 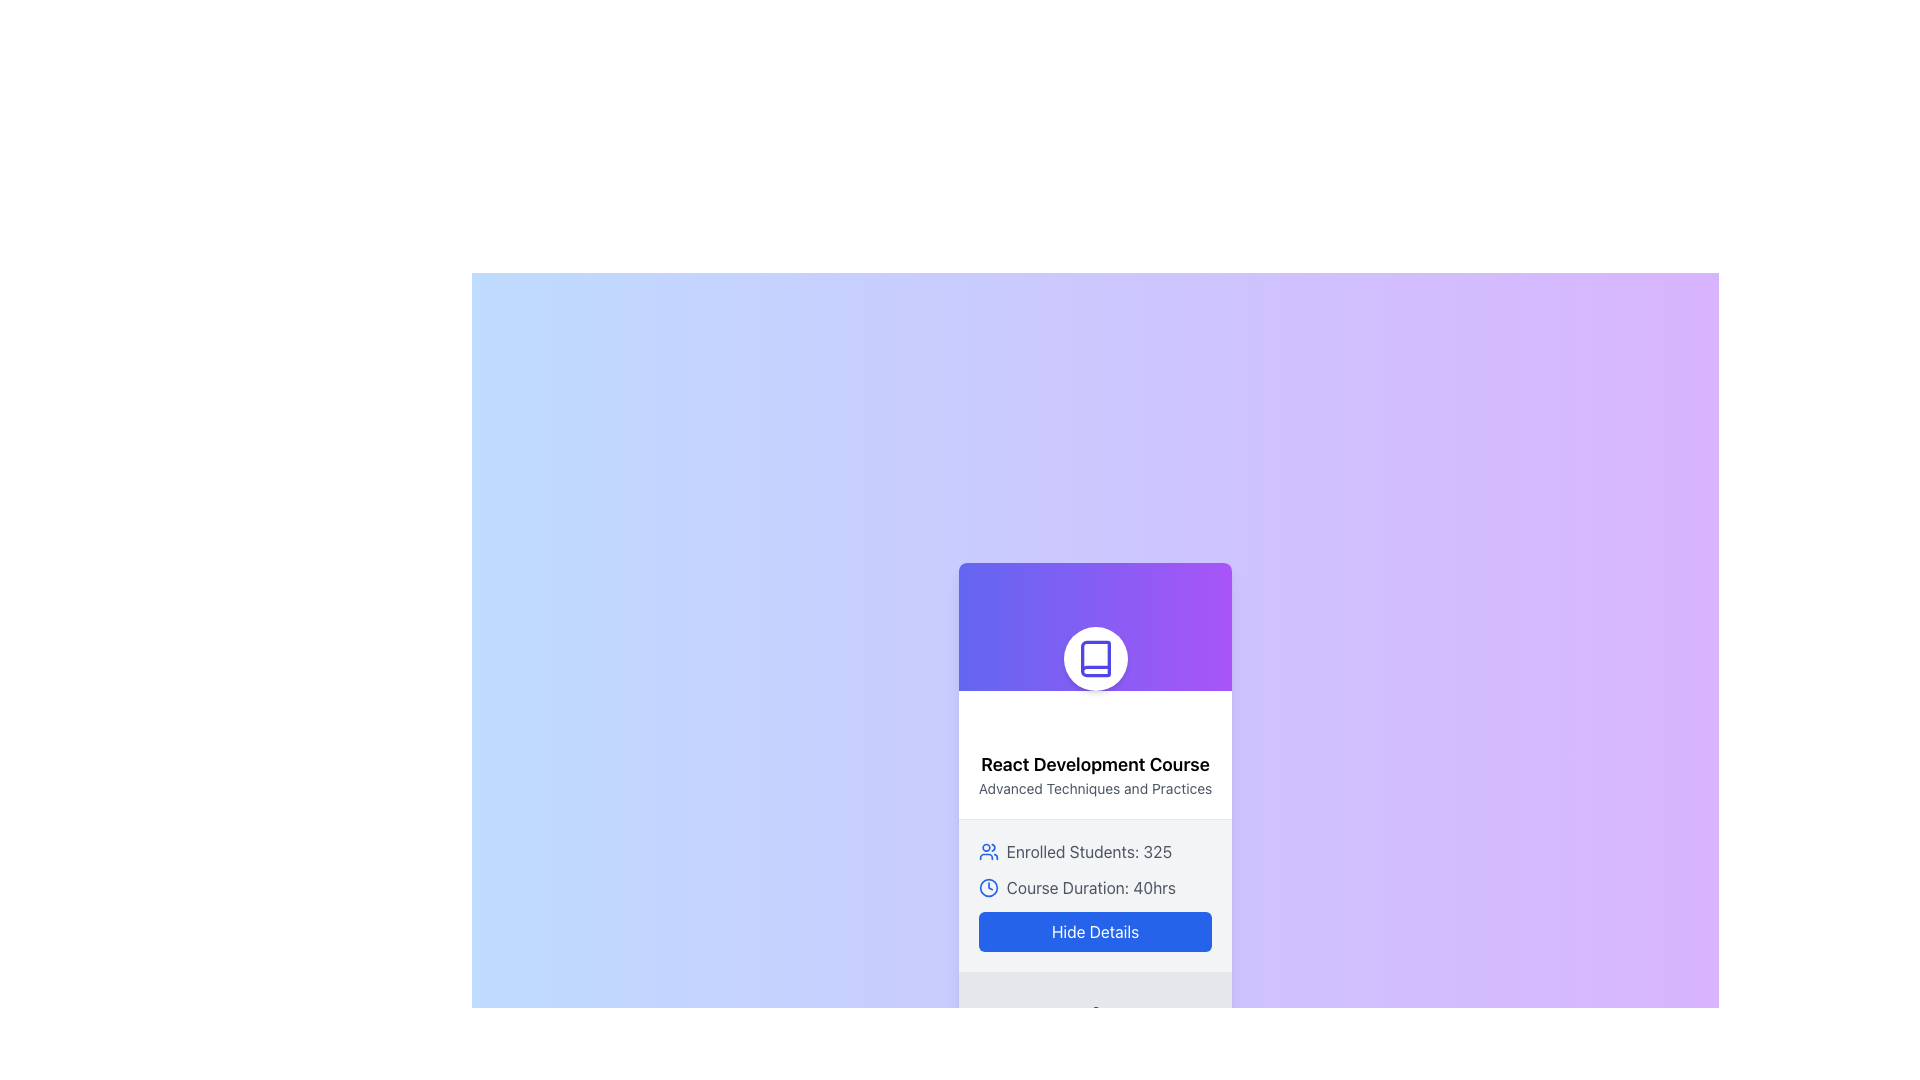 What do you see at coordinates (1094, 626) in the screenshot?
I see `the decorative header with an embedded icon located at the top of the course card, which visually identifies the course content` at bounding box center [1094, 626].